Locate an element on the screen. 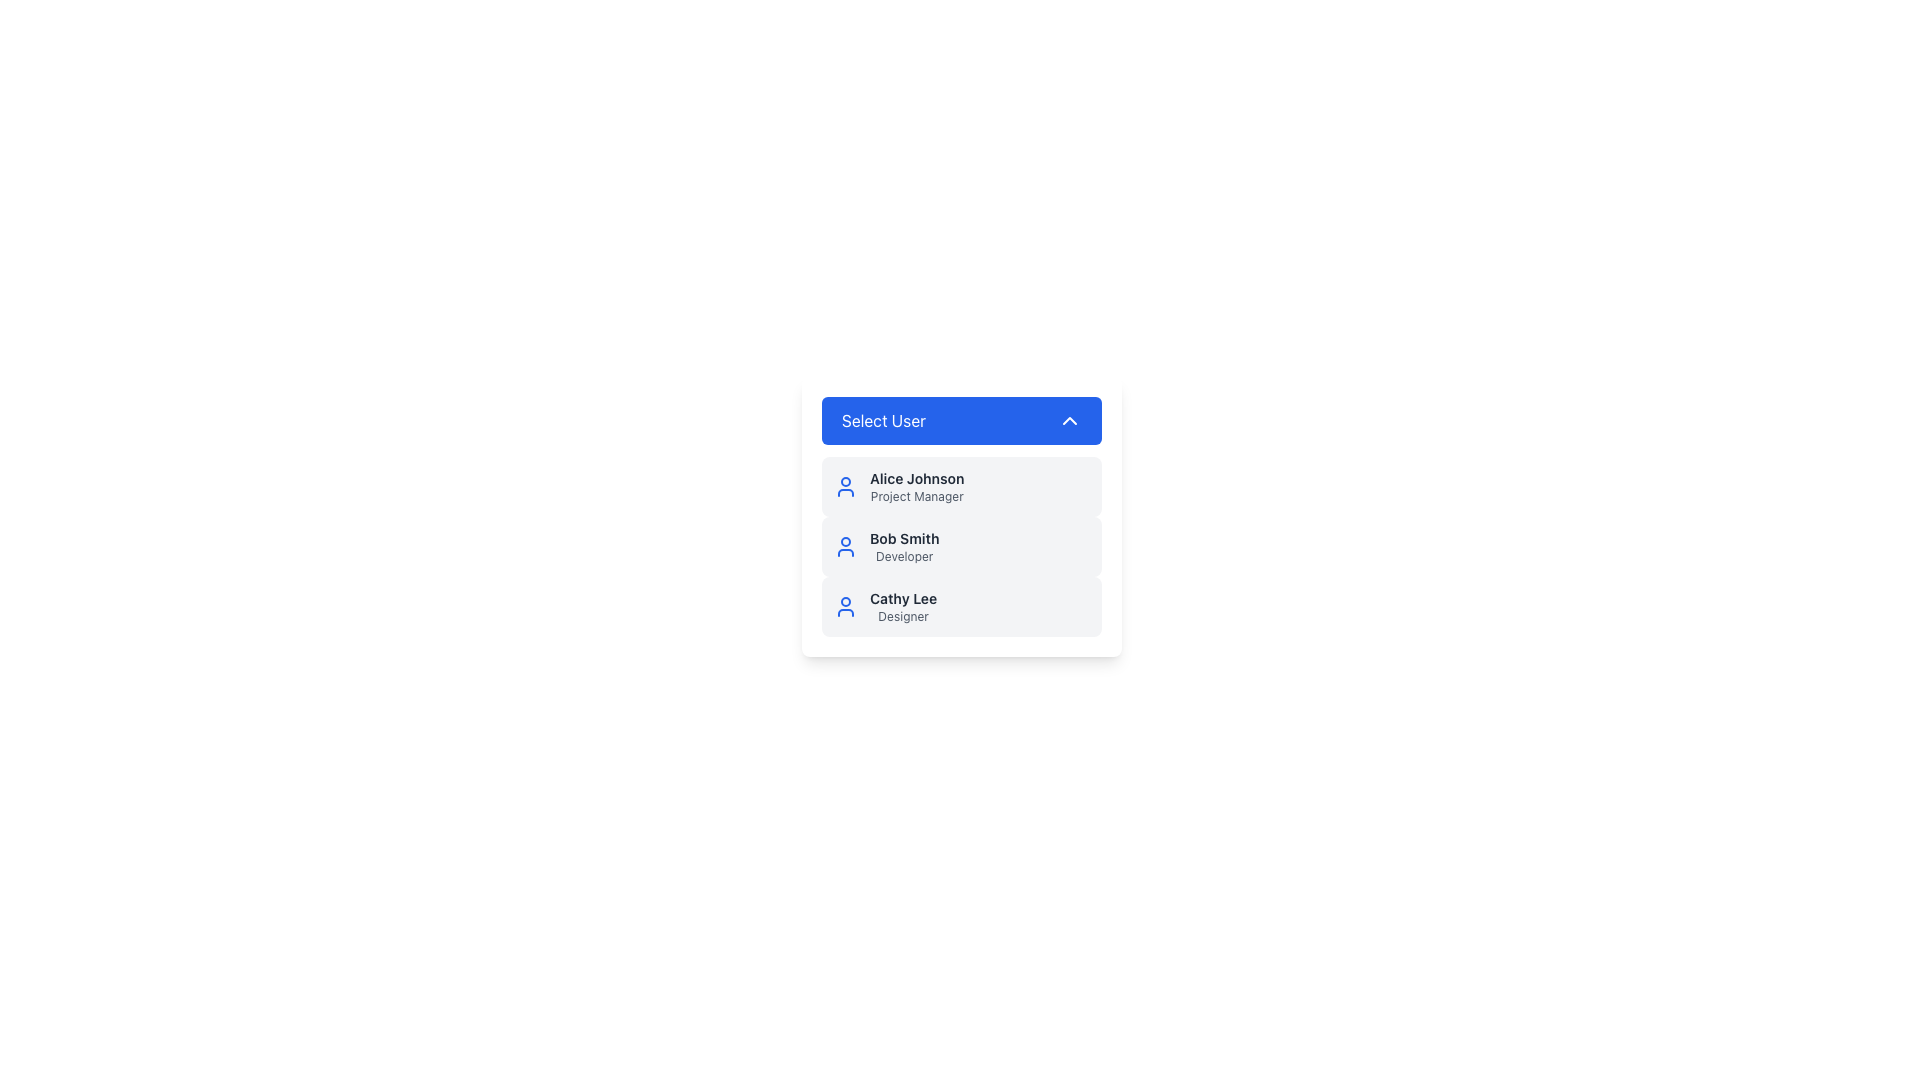  the third user profile entry in the dropdown titled 'Select User' is located at coordinates (961, 605).